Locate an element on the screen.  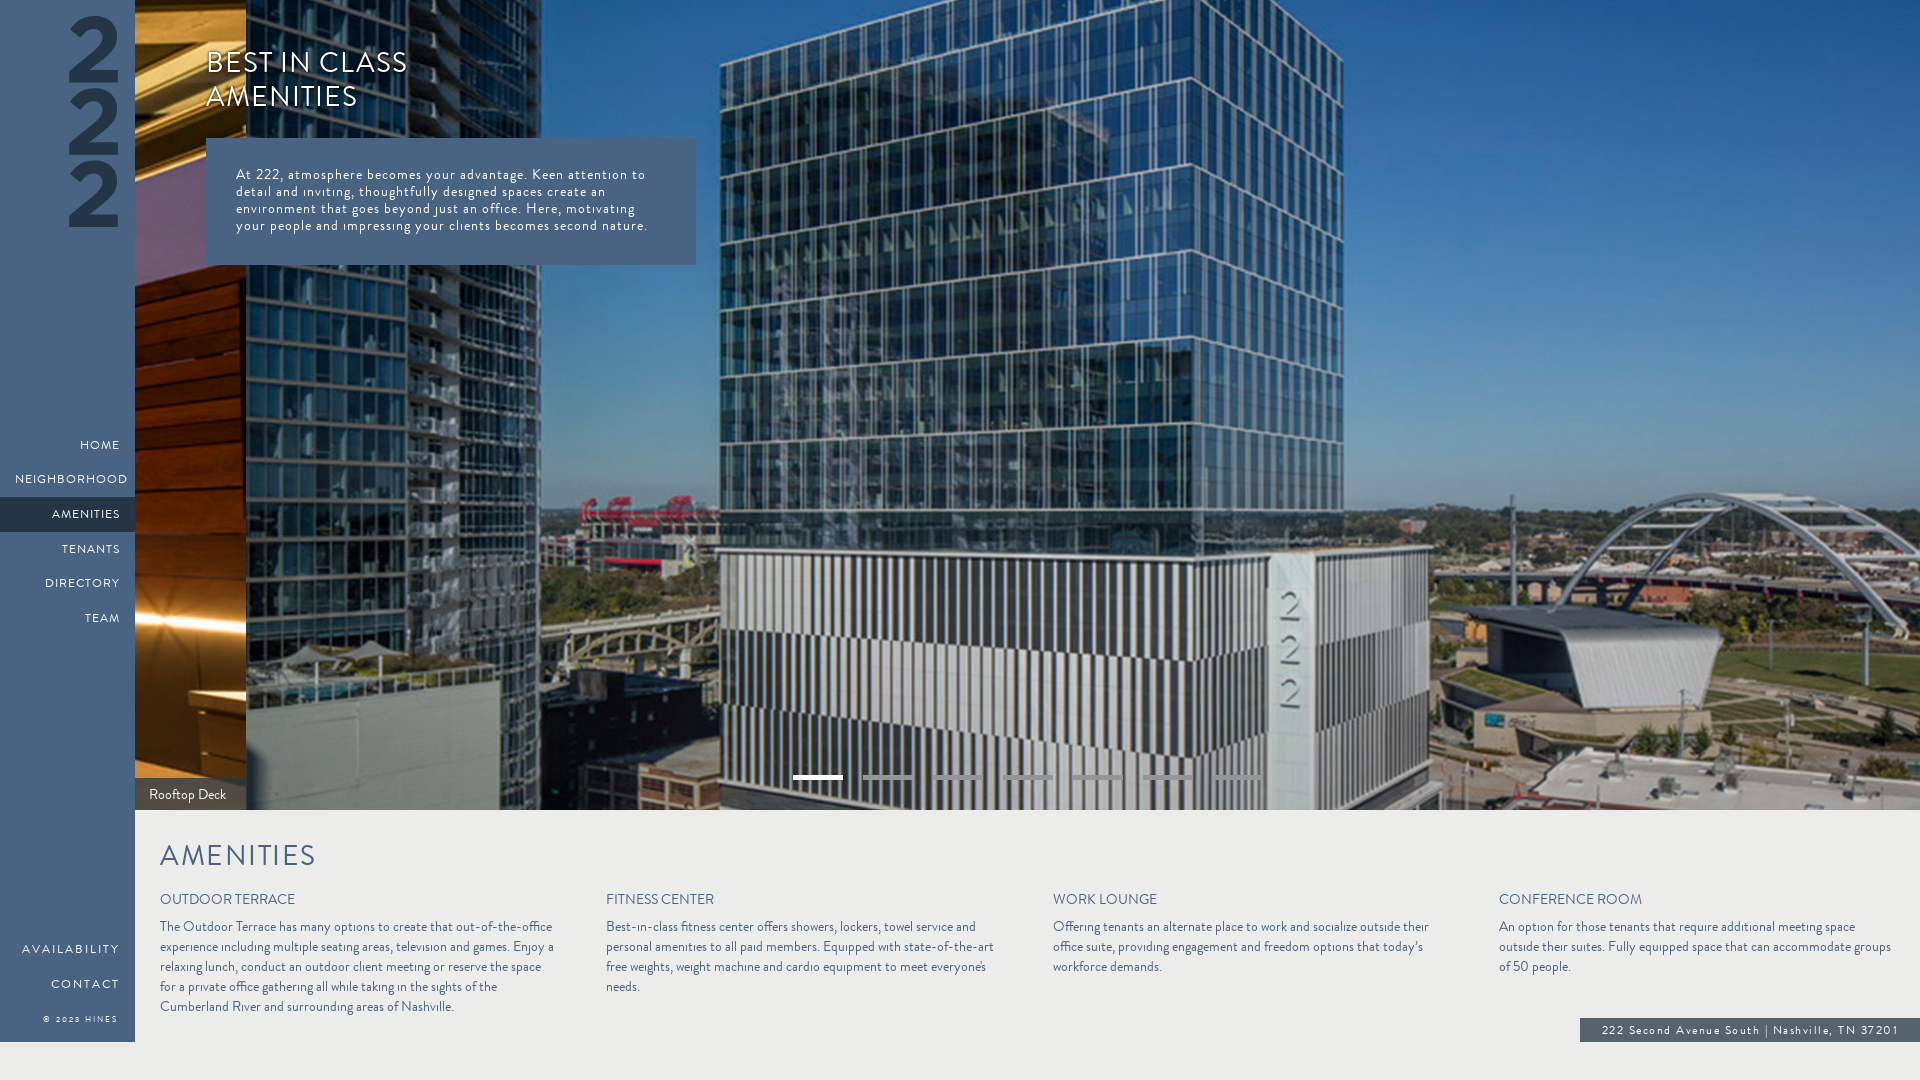
'NEIGHBORHOOD' is located at coordinates (0, 479).